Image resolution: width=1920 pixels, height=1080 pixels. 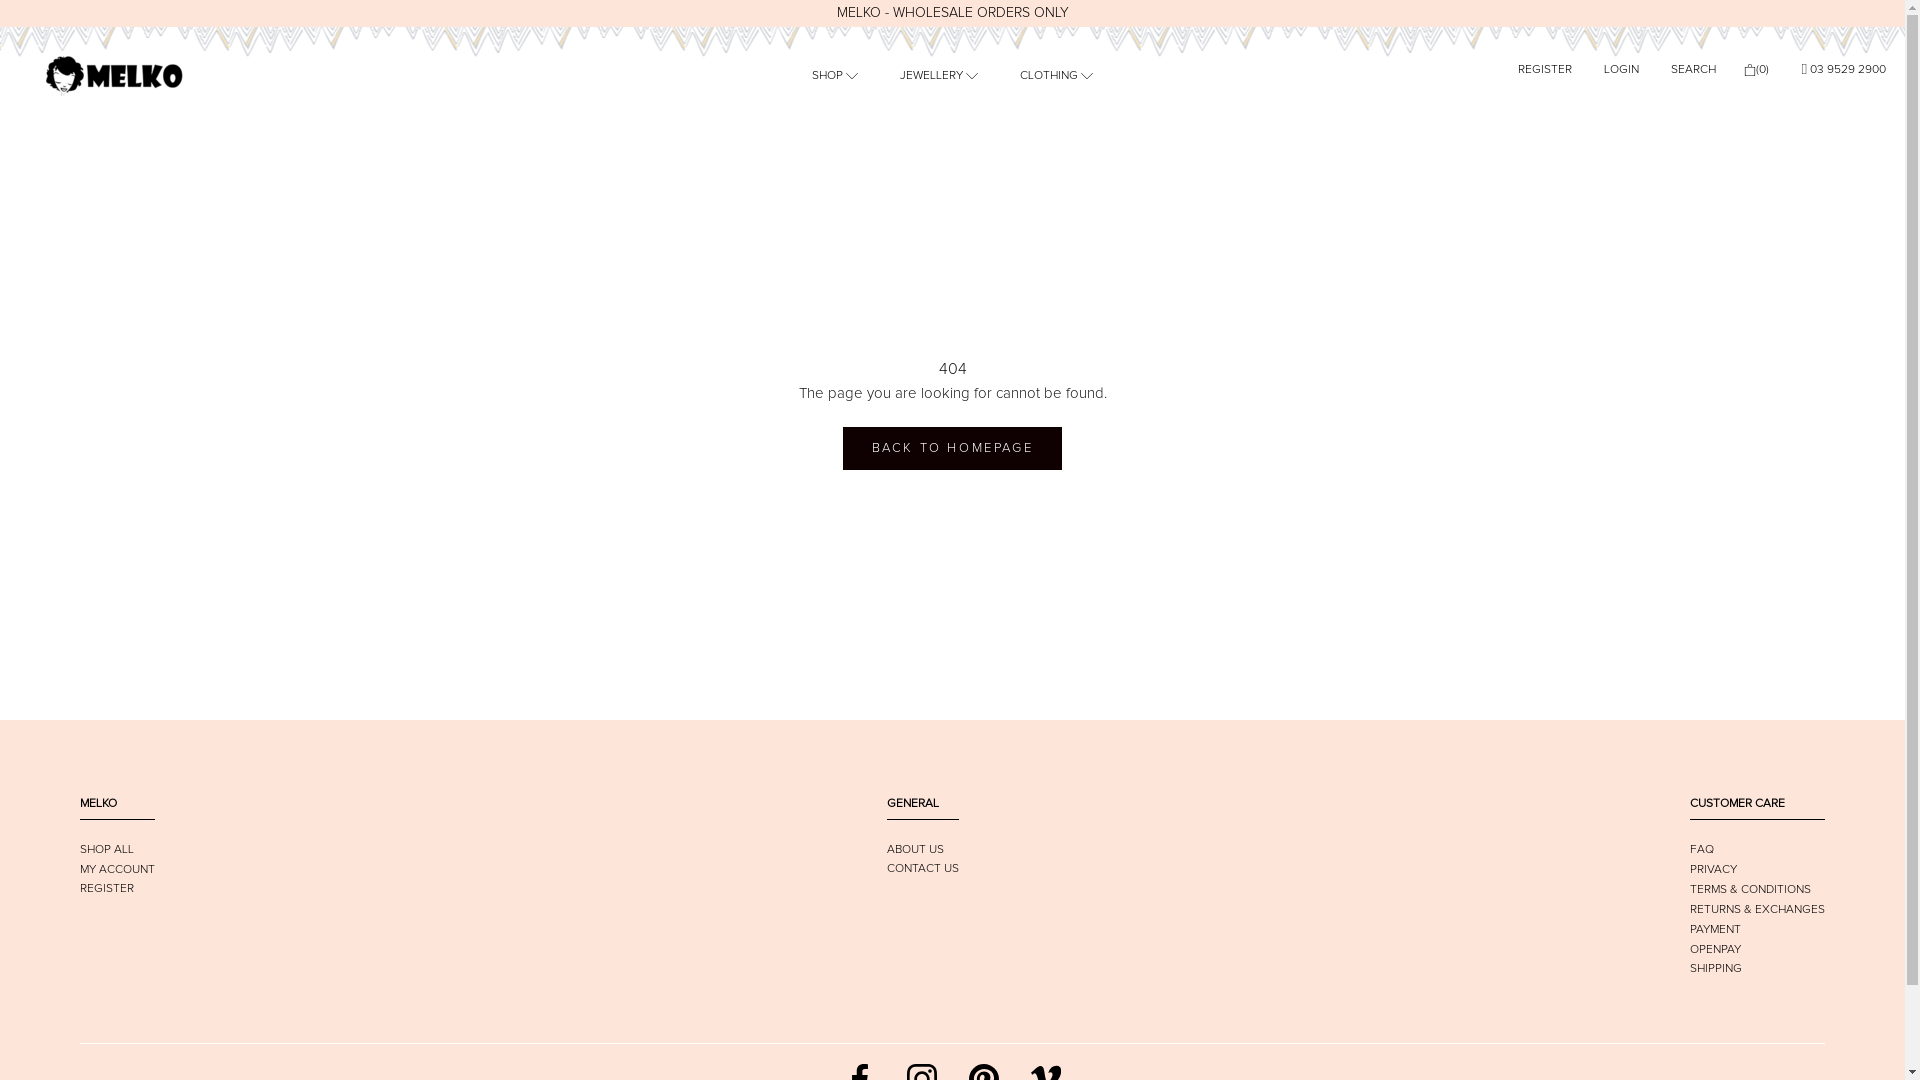 I want to click on 'LOGIN', so click(x=1621, y=69).